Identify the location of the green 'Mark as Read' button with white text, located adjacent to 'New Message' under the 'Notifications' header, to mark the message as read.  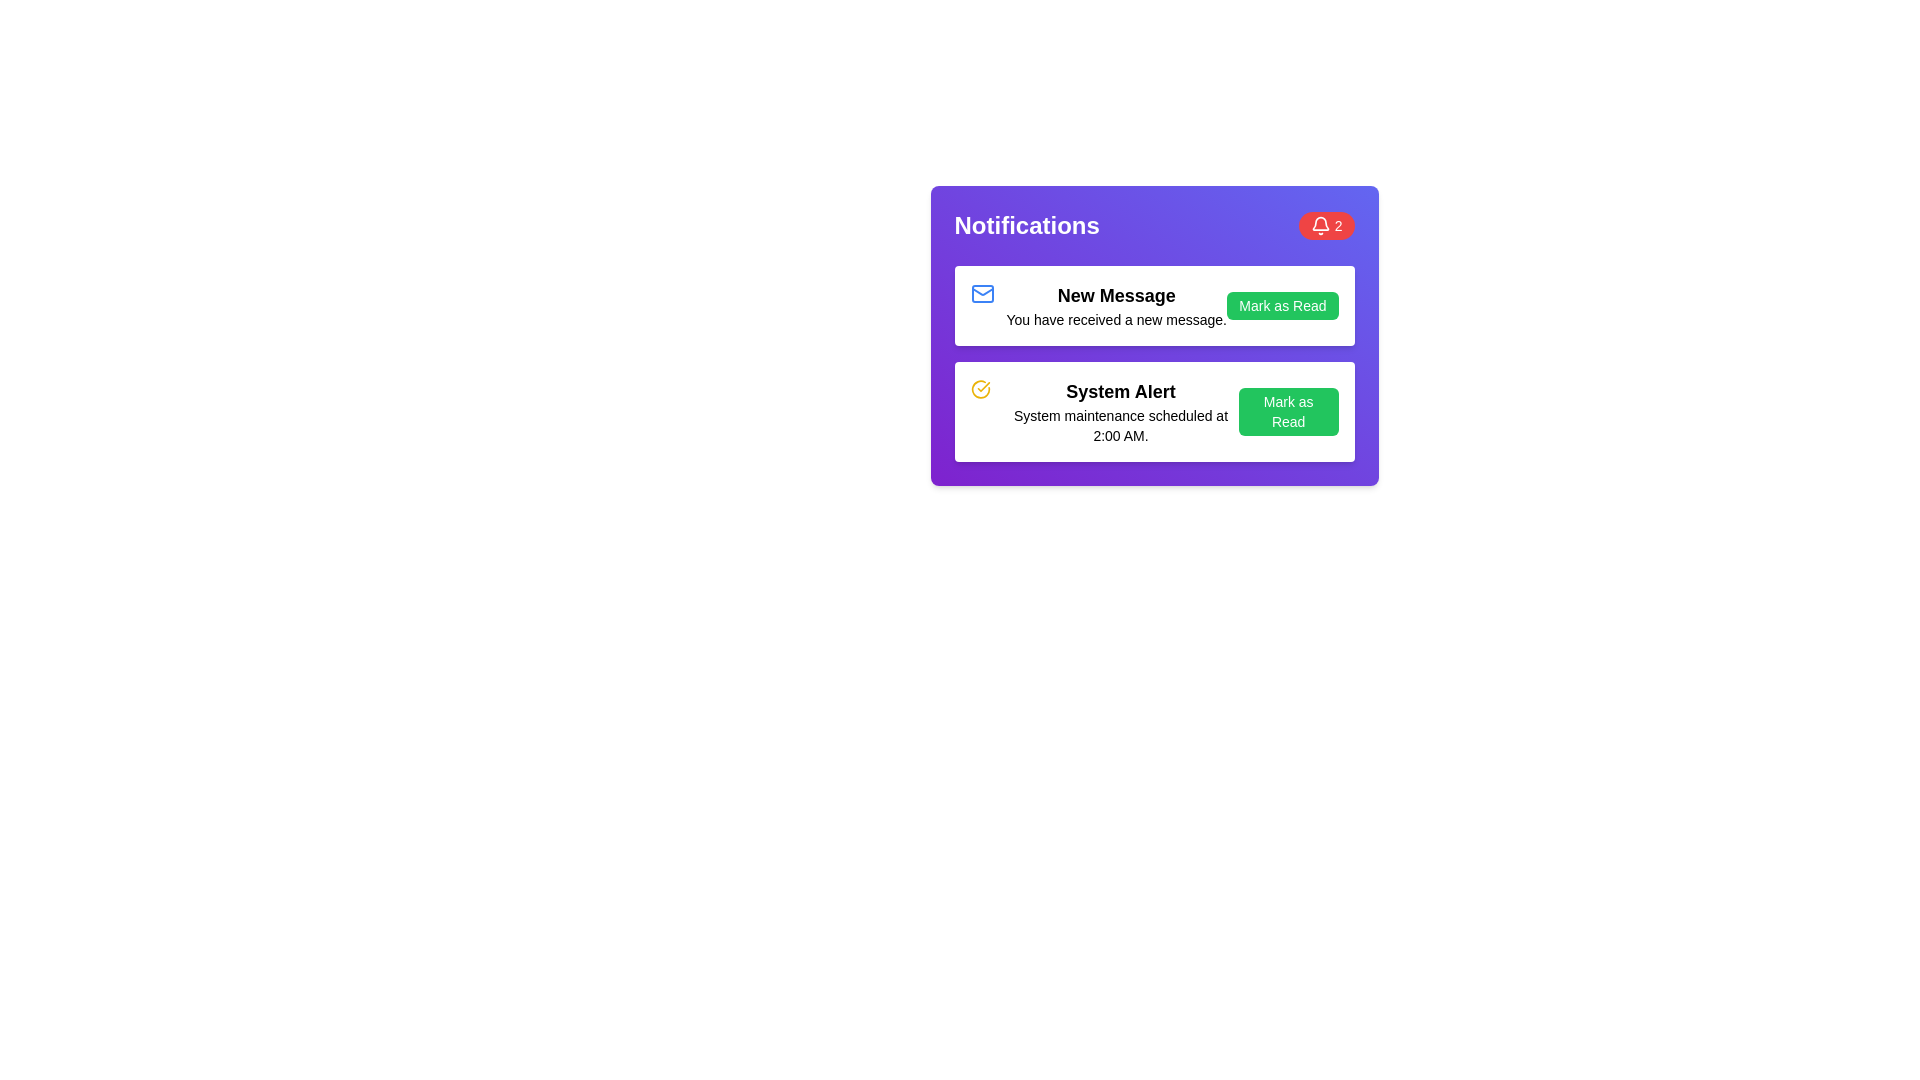
(1282, 305).